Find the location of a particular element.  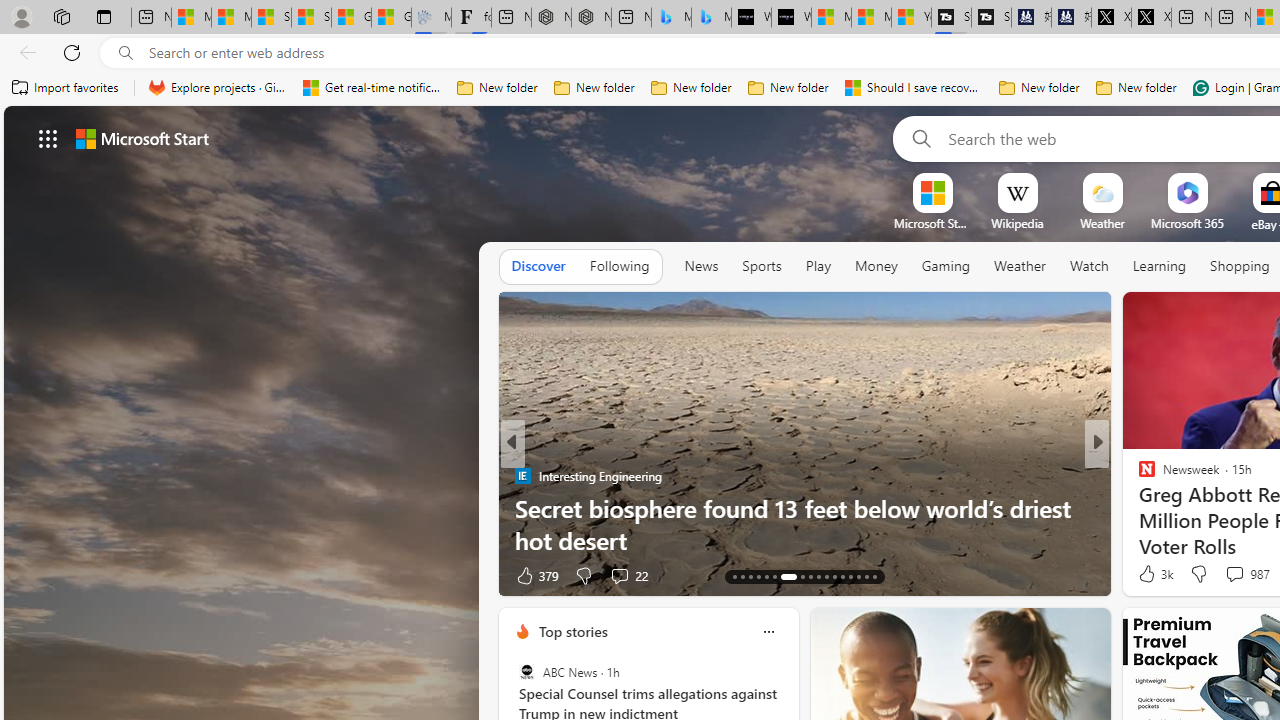

'AutomationID: tab-15' is located at coordinates (749, 577).